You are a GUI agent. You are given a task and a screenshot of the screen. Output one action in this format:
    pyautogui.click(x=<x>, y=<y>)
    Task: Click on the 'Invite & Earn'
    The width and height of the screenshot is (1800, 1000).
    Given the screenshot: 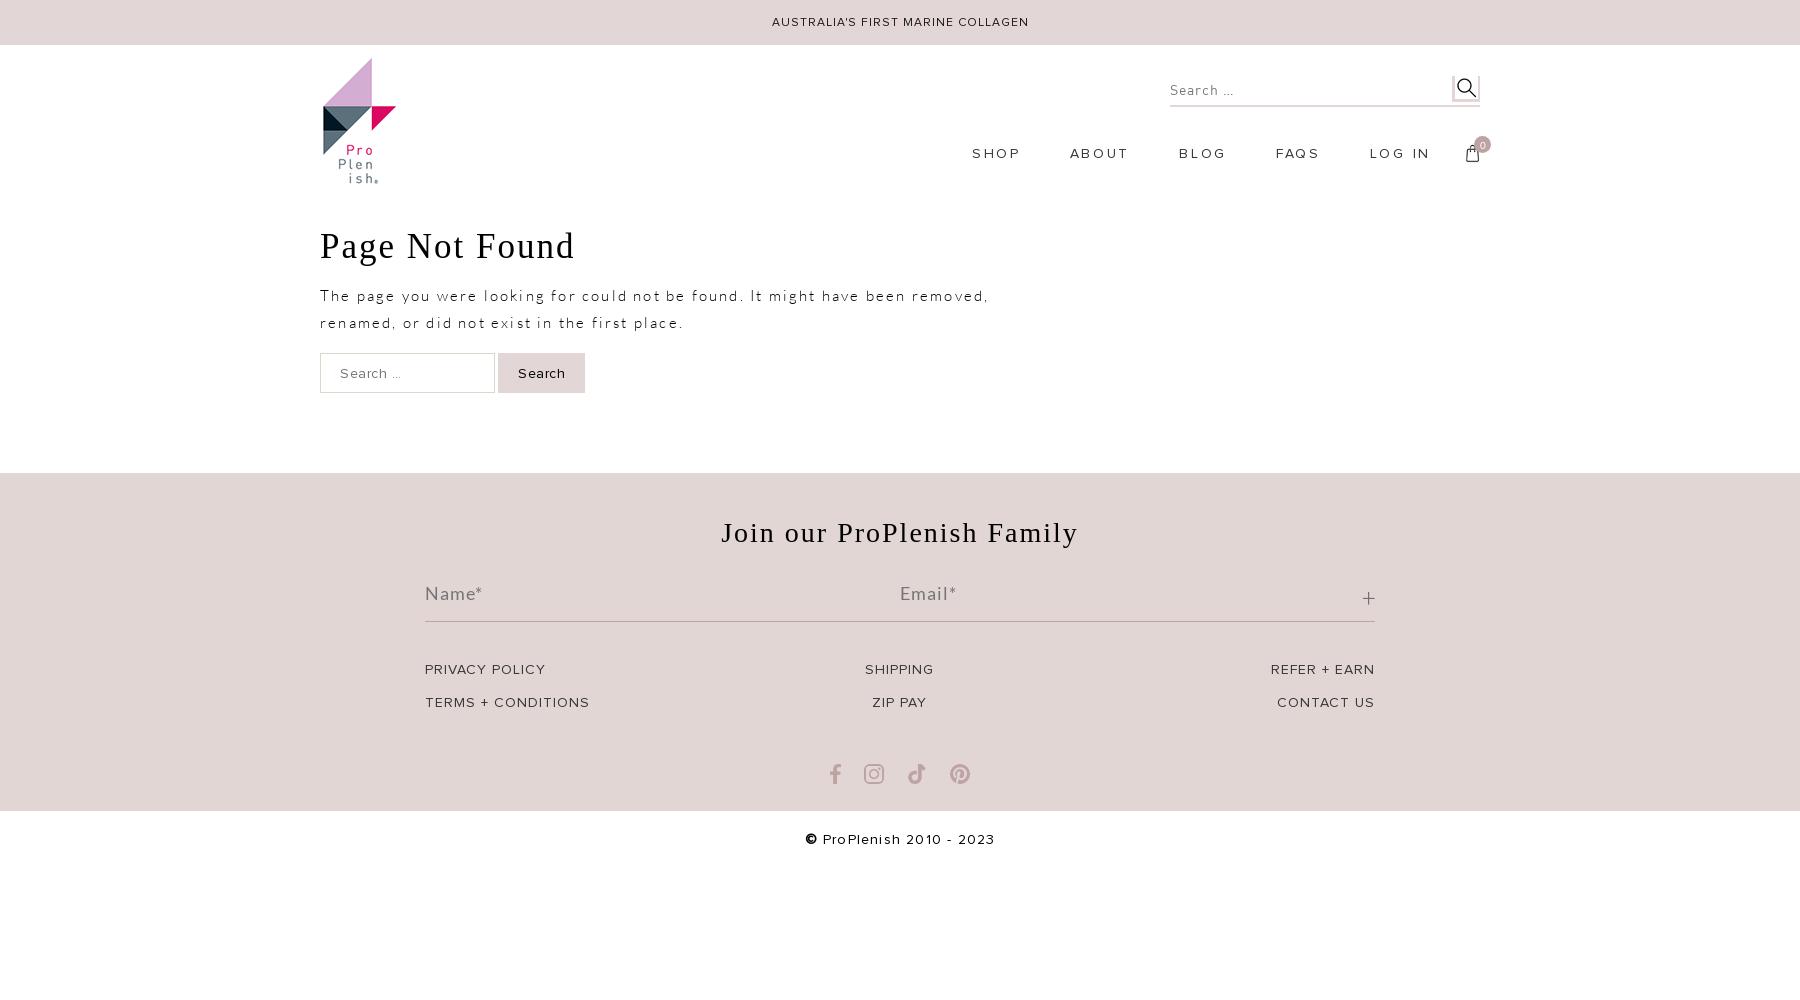 What is the action you would take?
    pyautogui.click(x=699, y=812)
    